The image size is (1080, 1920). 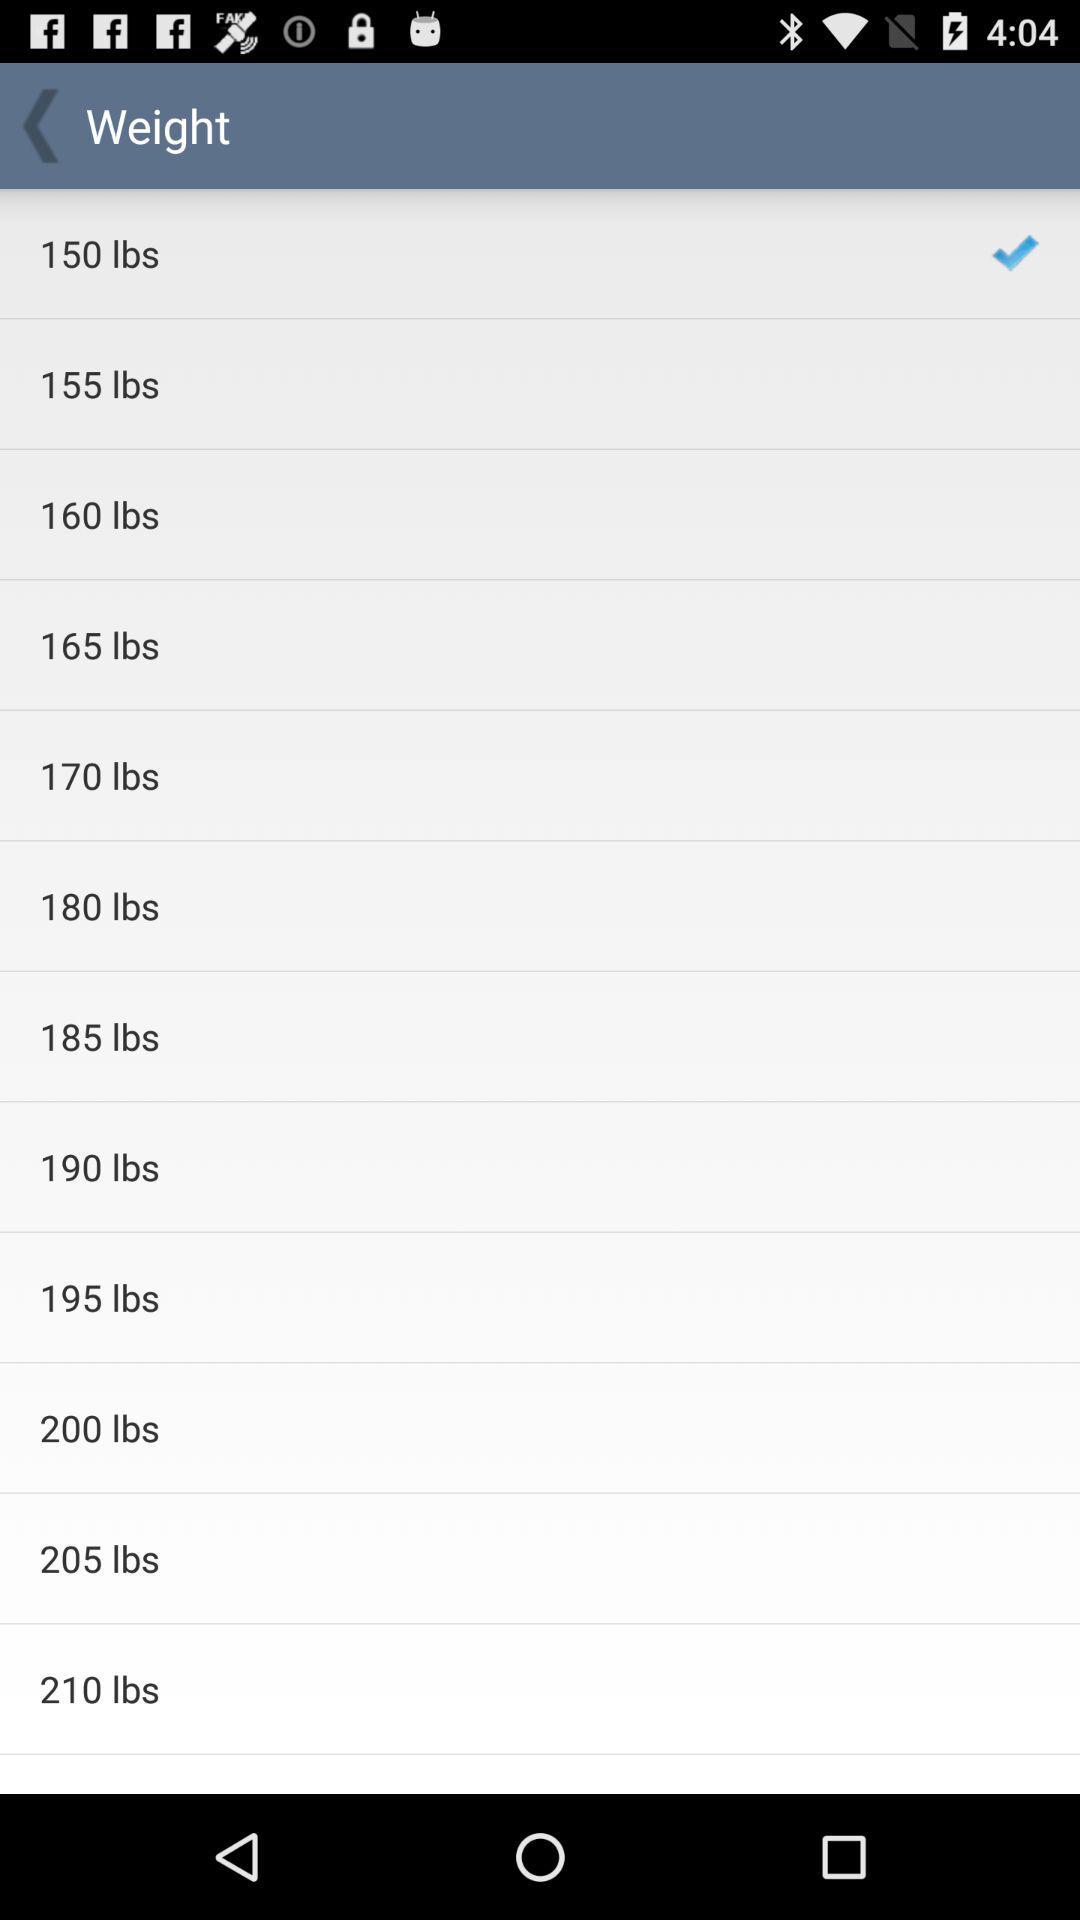 What do you see at coordinates (489, 1427) in the screenshot?
I see `the icon below 195 lbs` at bounding box center [489, 1427].